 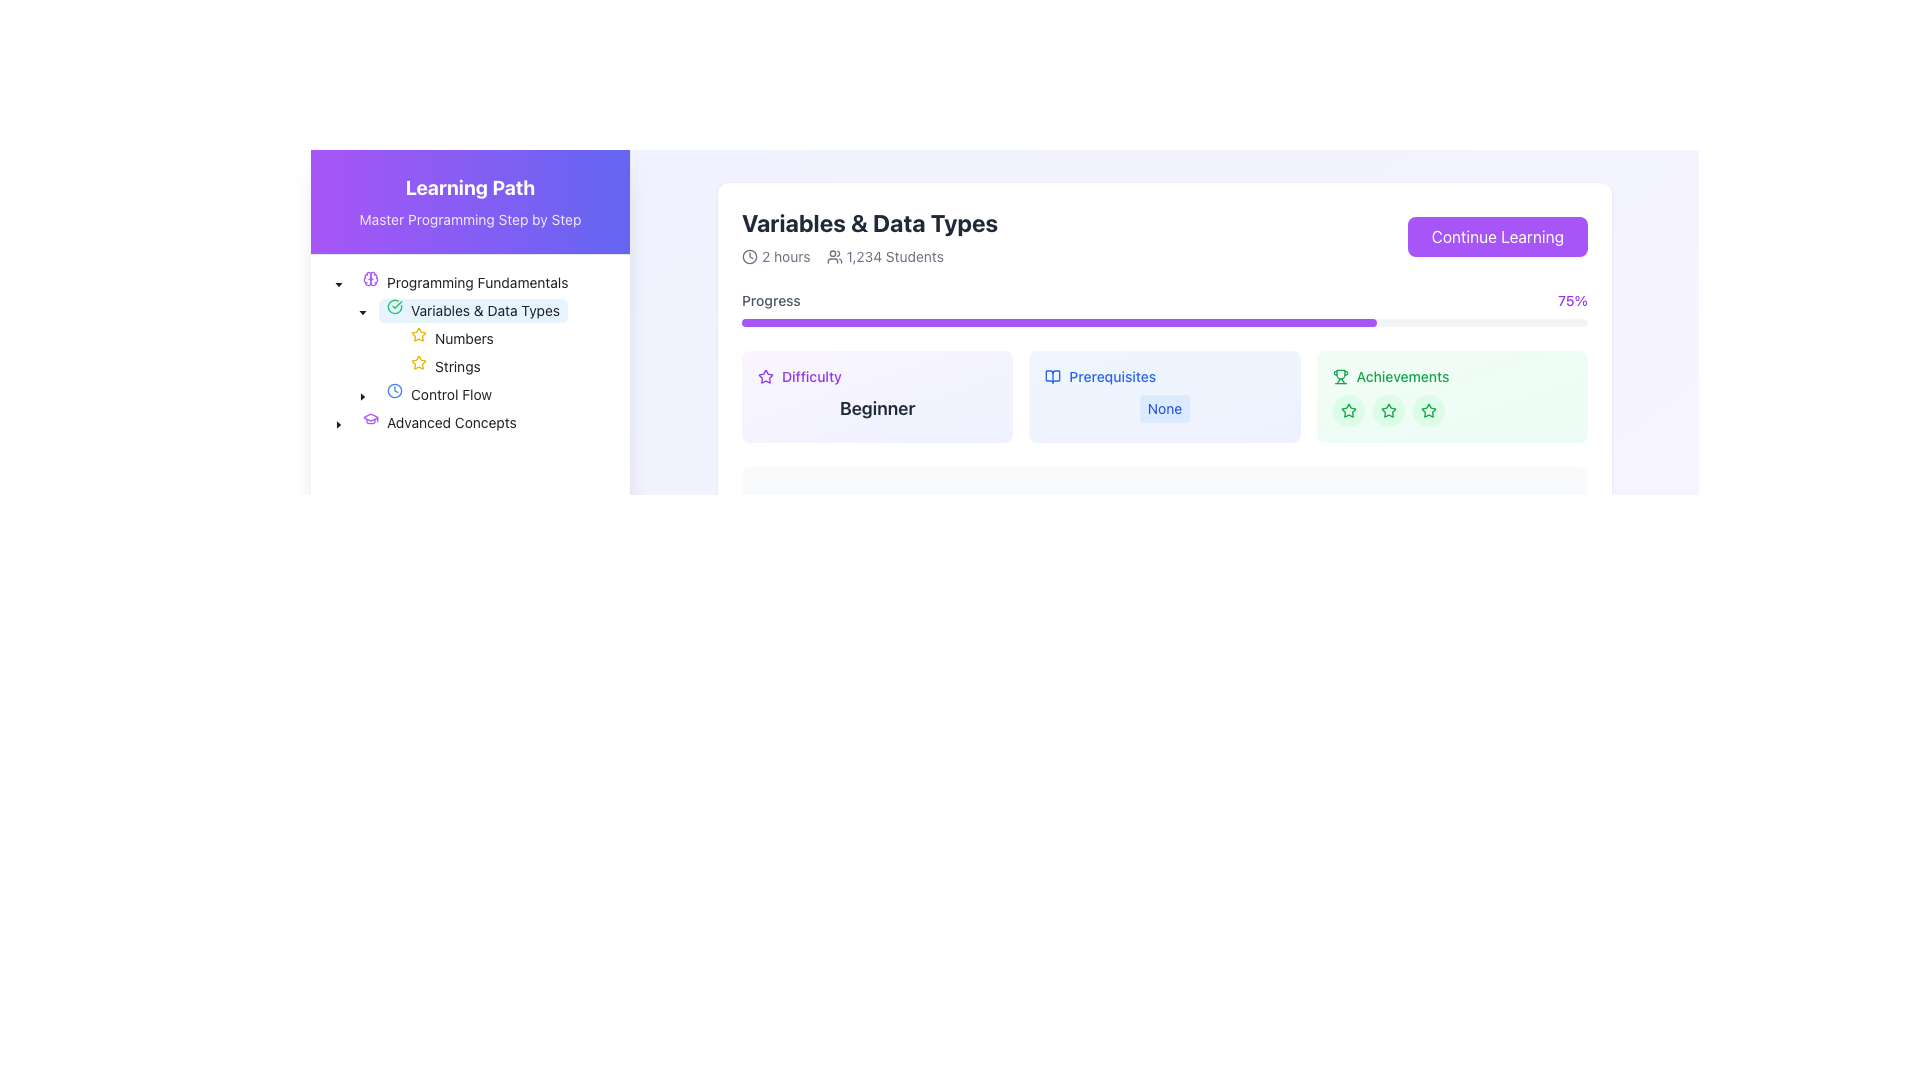 What do you see at coordinates (446, 311) in the screenshot?
I see `the tree view item titled 'Variables & Data Types', which is the second item under 'Programming Fundamentals'` at bounding box center [446, 311].